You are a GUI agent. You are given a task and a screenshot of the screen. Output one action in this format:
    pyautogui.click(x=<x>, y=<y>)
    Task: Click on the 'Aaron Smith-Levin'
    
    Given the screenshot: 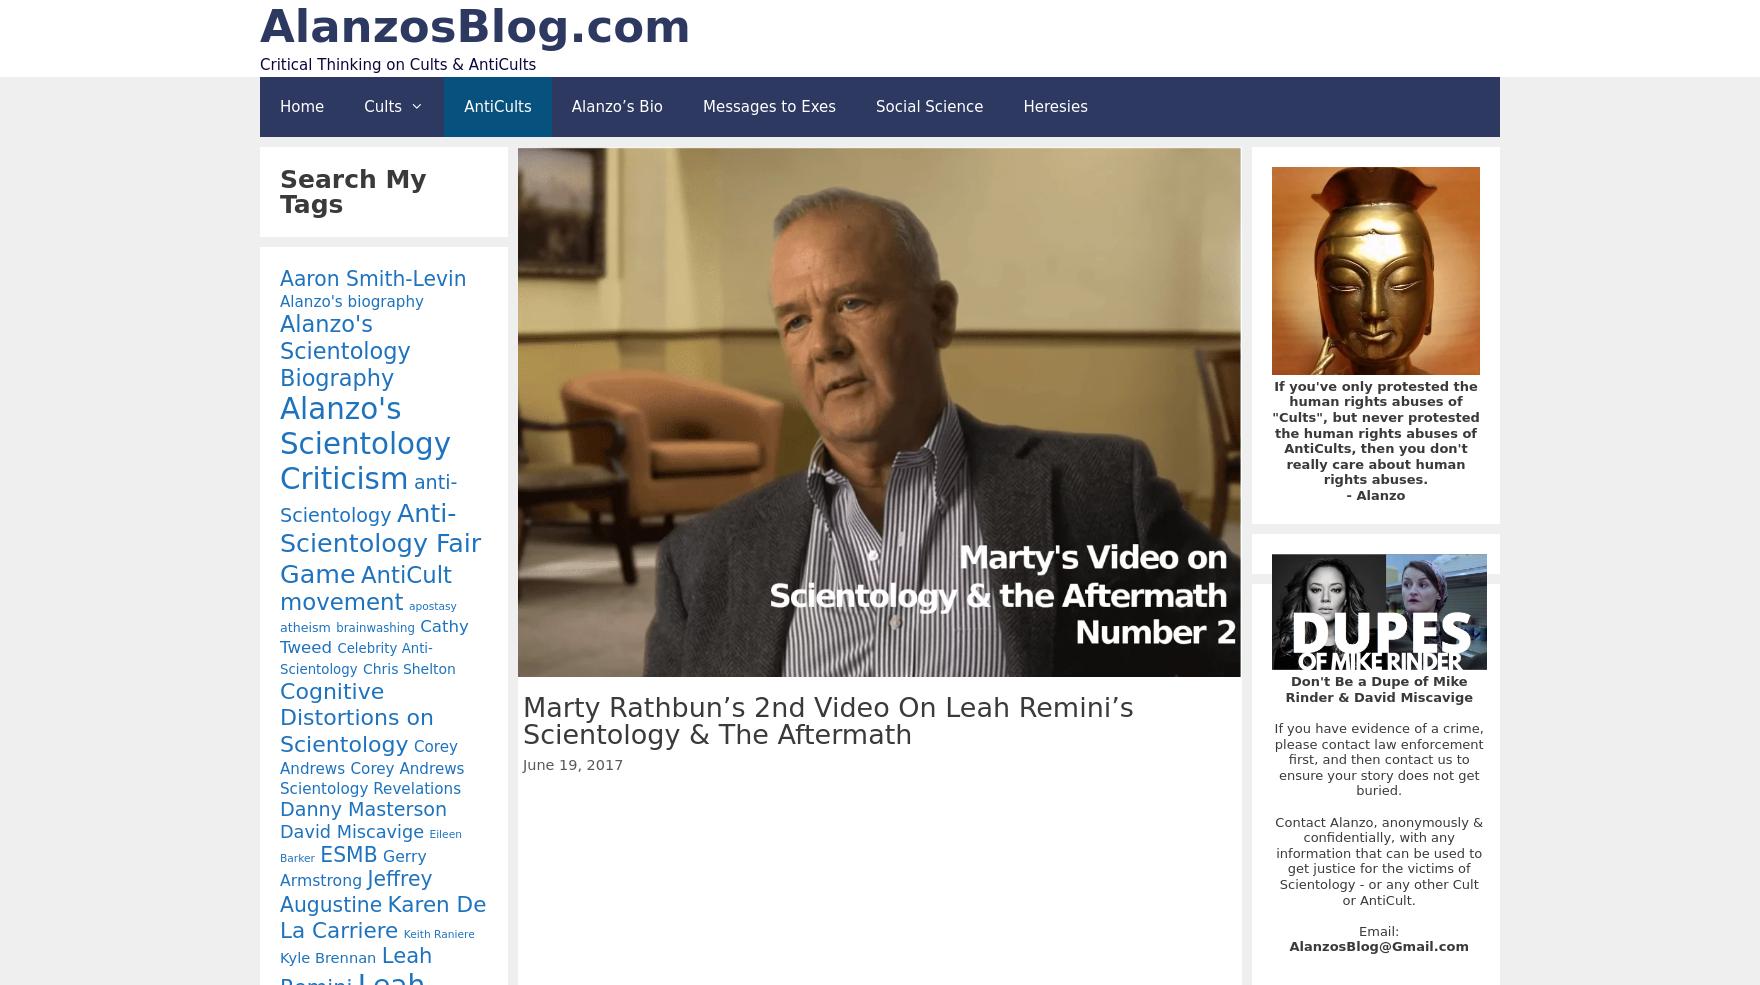 What is the action you would take?
    pyautogui.click(x=371, y=276)
    